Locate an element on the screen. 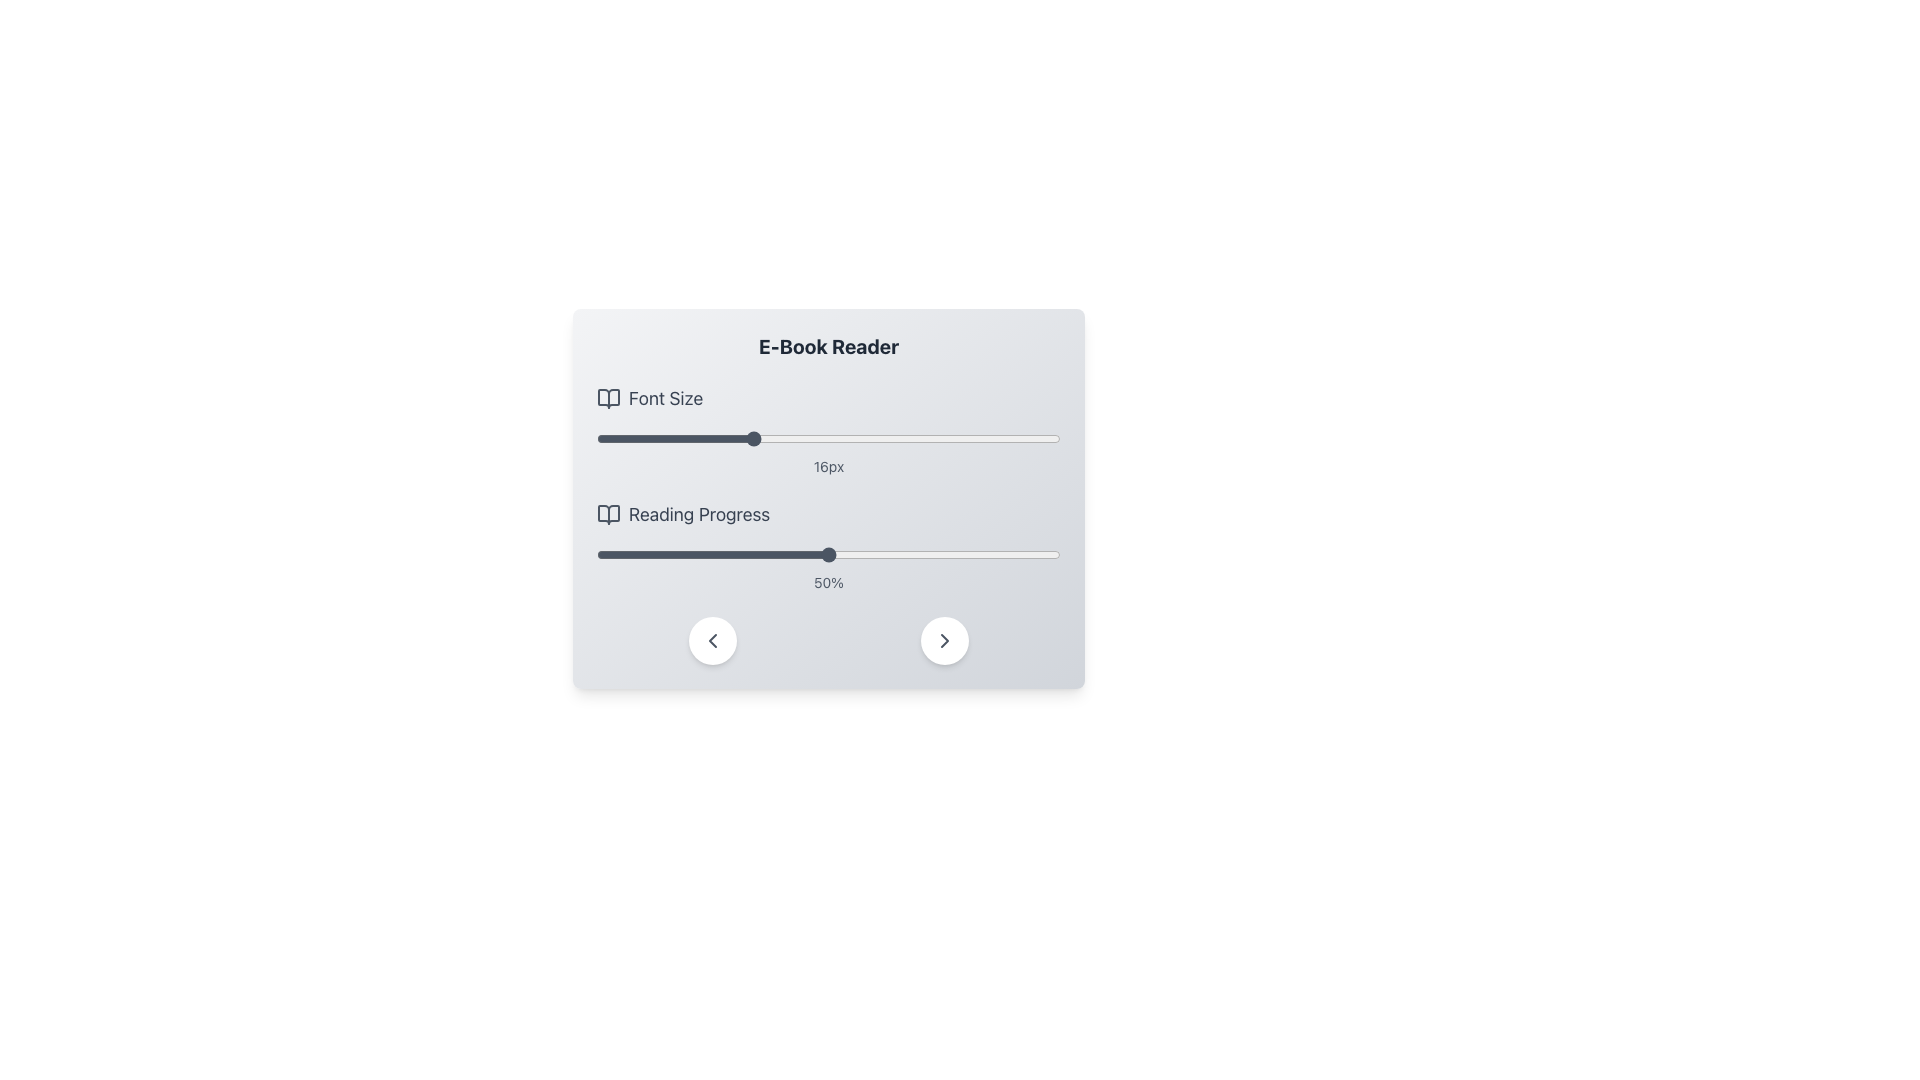 Image resolution: width=1920 pixels, height=1080 pixels. the reading progress is located at coordinates (1033, 555).